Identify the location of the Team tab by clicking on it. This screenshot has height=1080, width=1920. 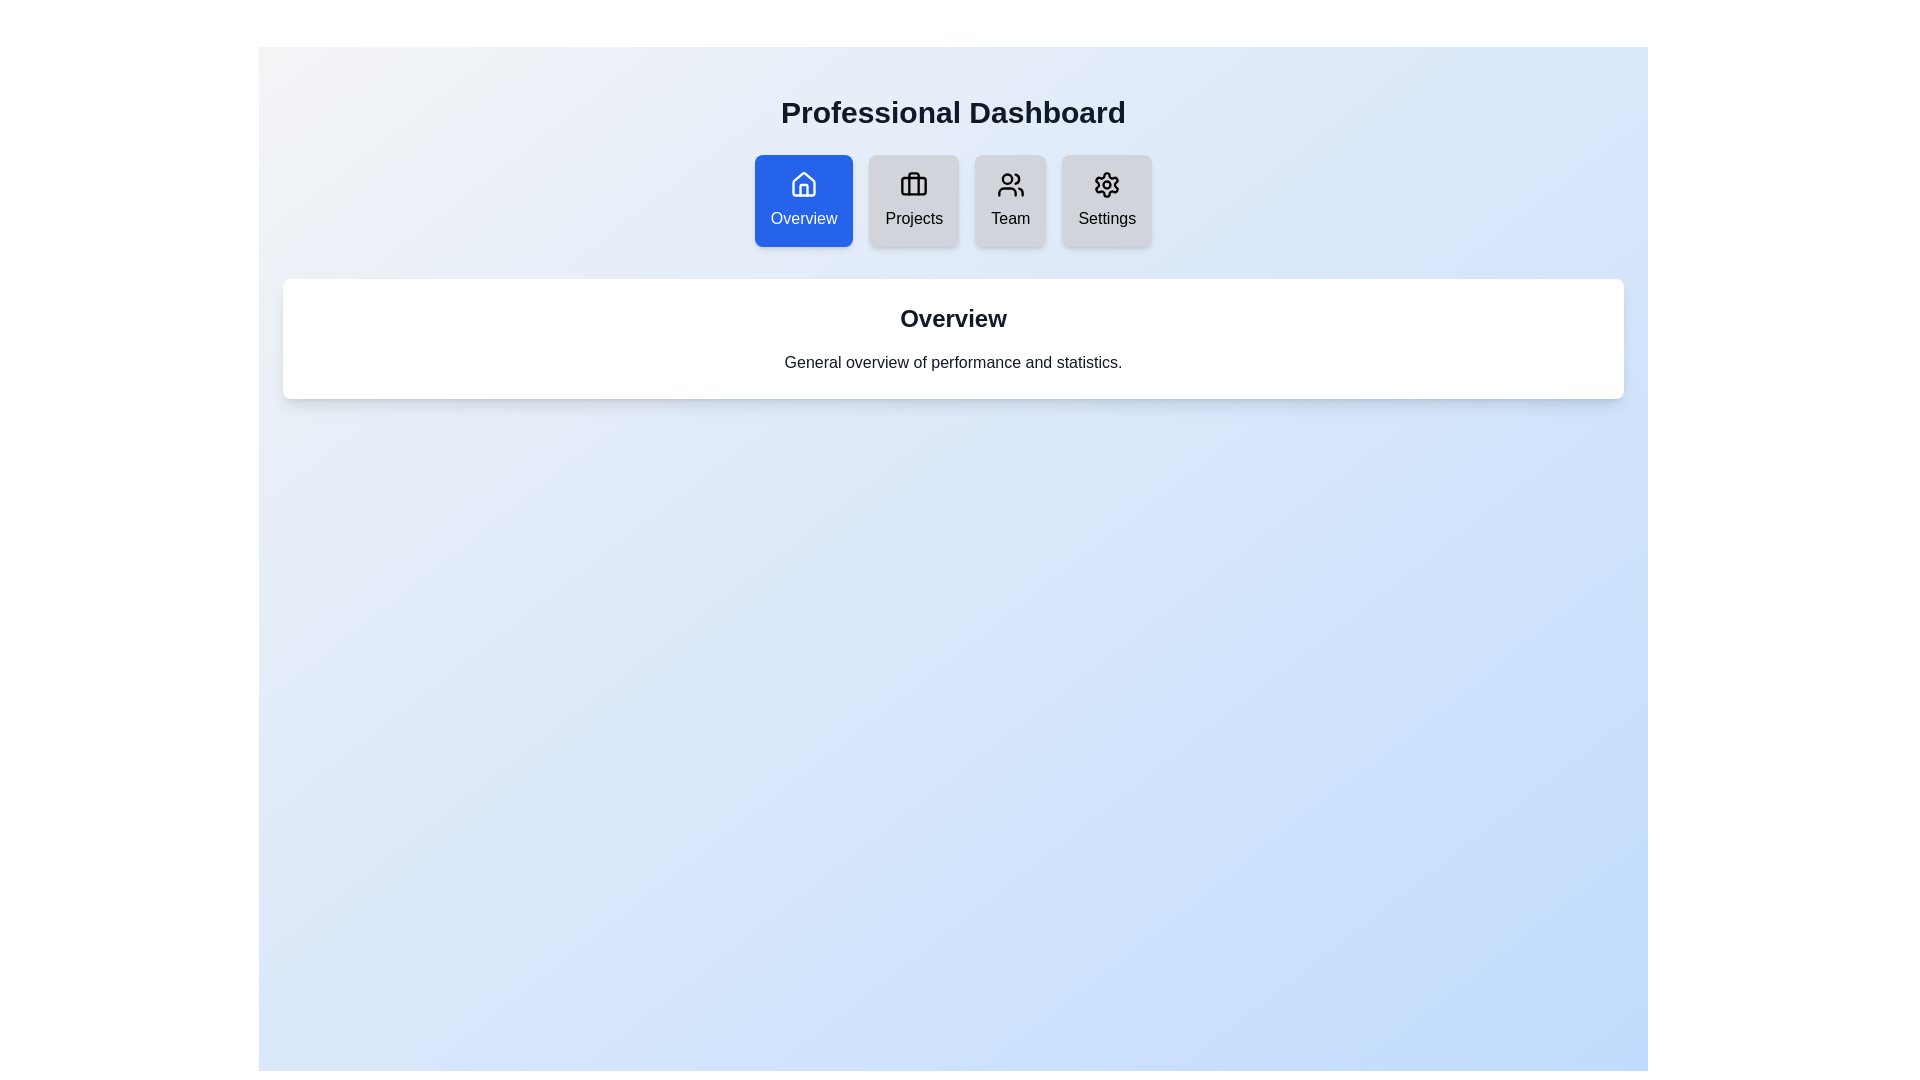
(1010, 200).